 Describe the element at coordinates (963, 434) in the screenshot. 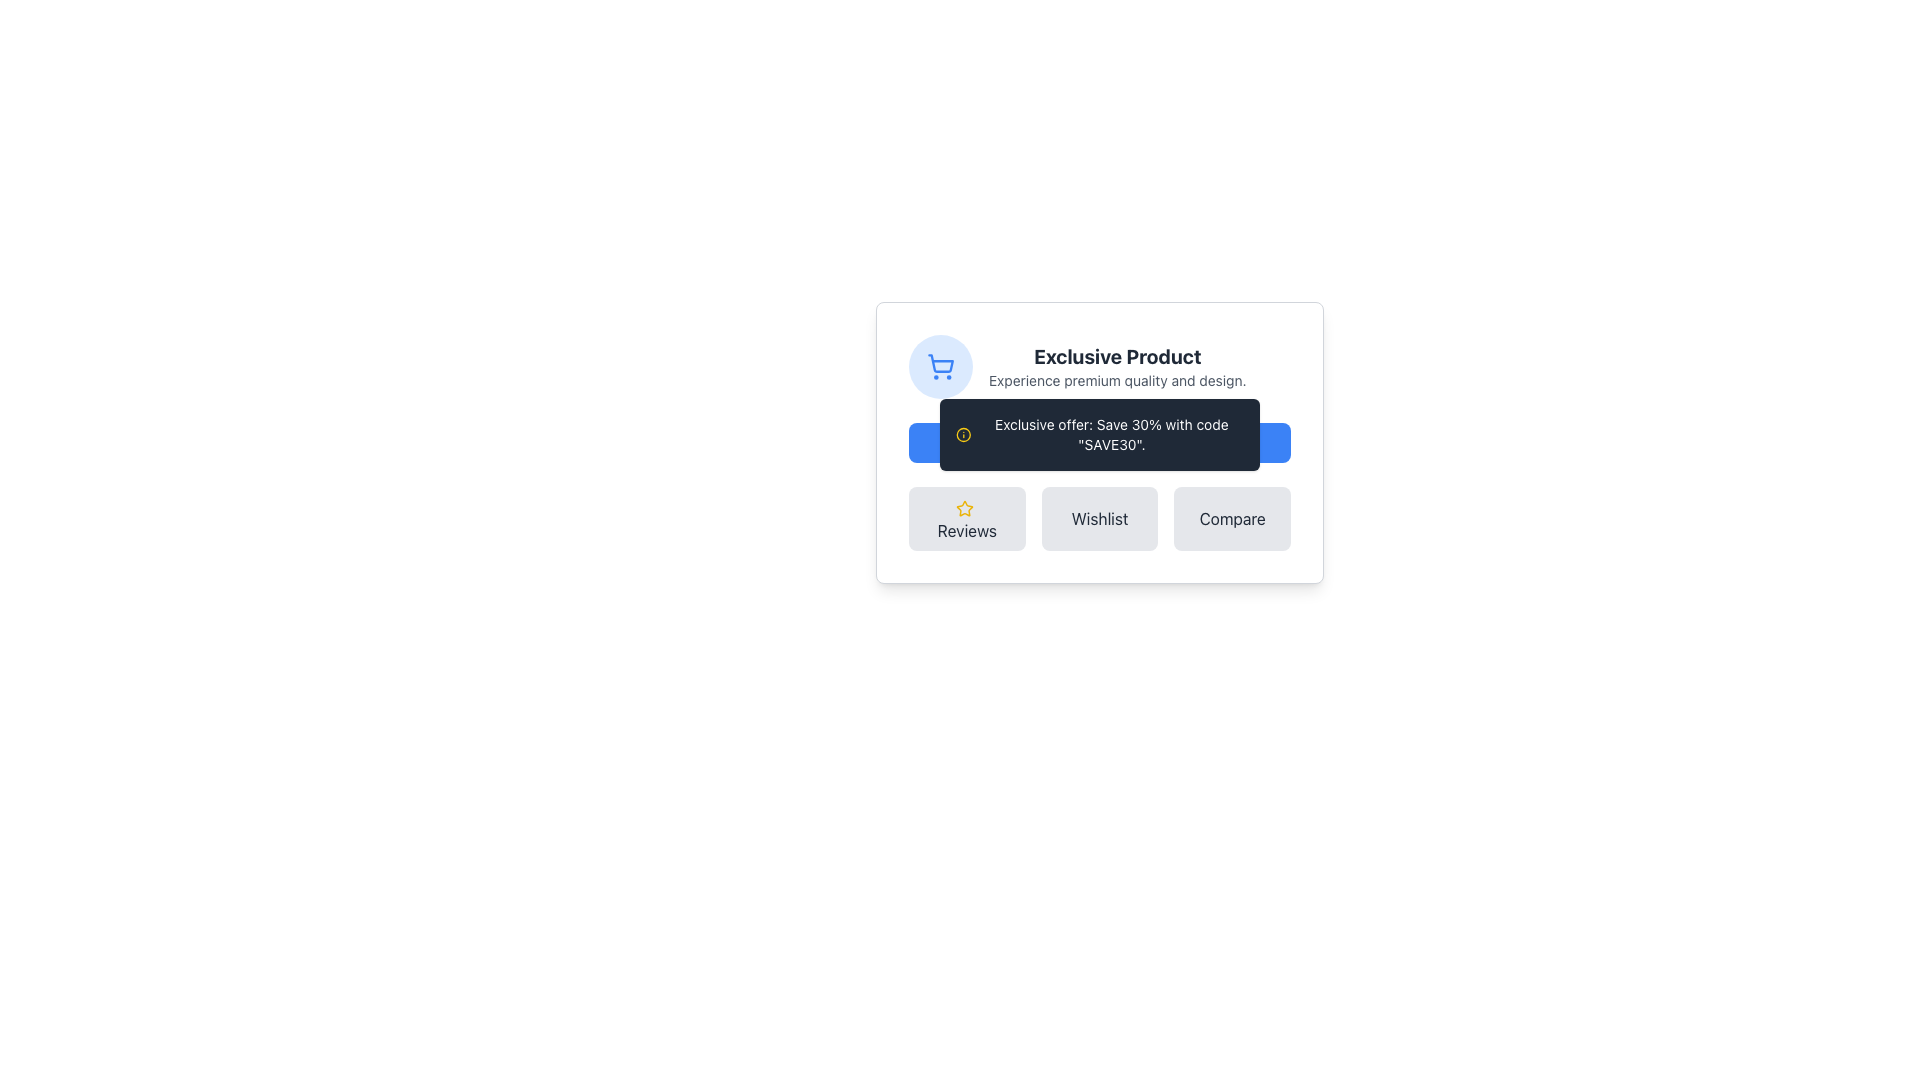

I see `the circular SVG element styled in yellow, which is part of an informative icon next to the text 'Exclusive offer: Save 30% with code "SAVE30"' in the tooltip` at that location.